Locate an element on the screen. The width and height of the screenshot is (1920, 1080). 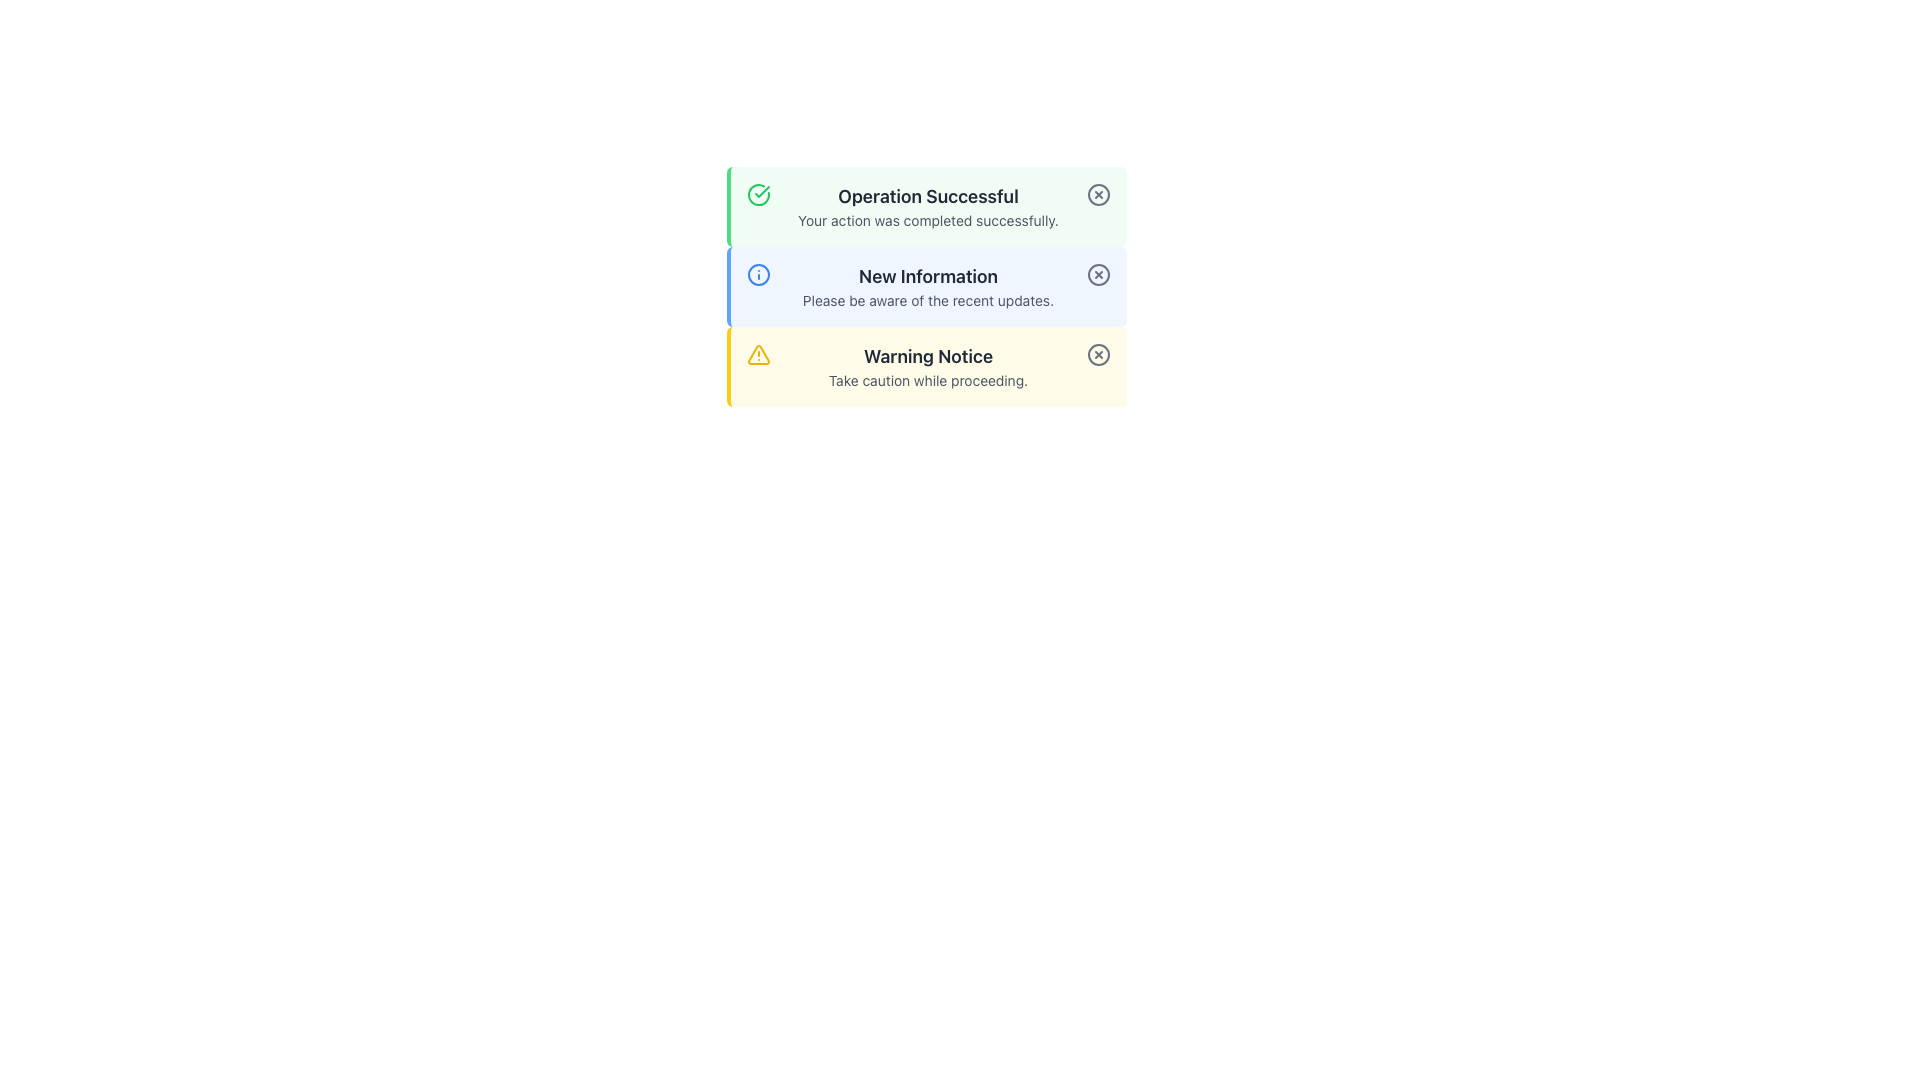
the circular close or cancel icon that visually defines its boundary, located to the far right of the 'Warning Notice' message box is located at coordinates (1097, 353).